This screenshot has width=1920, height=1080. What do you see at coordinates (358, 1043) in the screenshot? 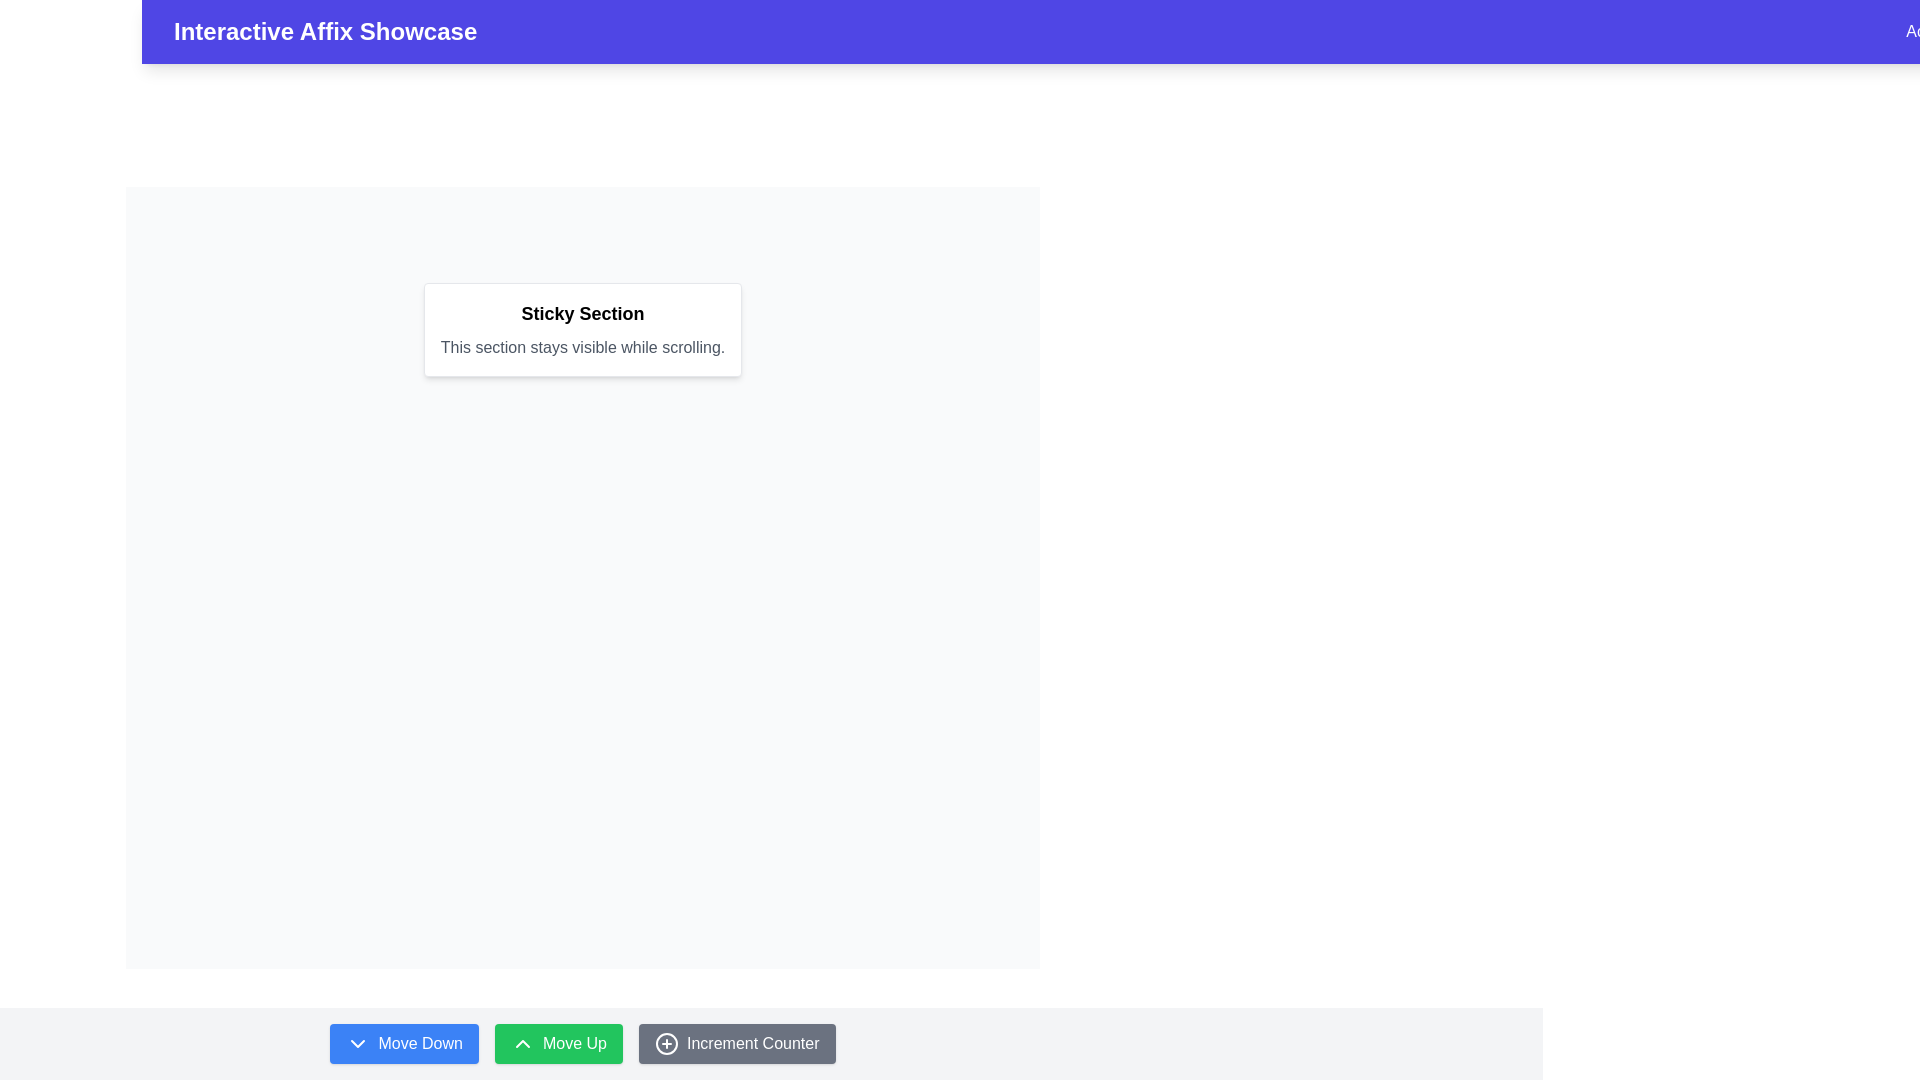
I see `the chevron icon located on the left side of the 'Move Down' button, which indicates the direction of the associated action` at bounding box center [358, 1043].